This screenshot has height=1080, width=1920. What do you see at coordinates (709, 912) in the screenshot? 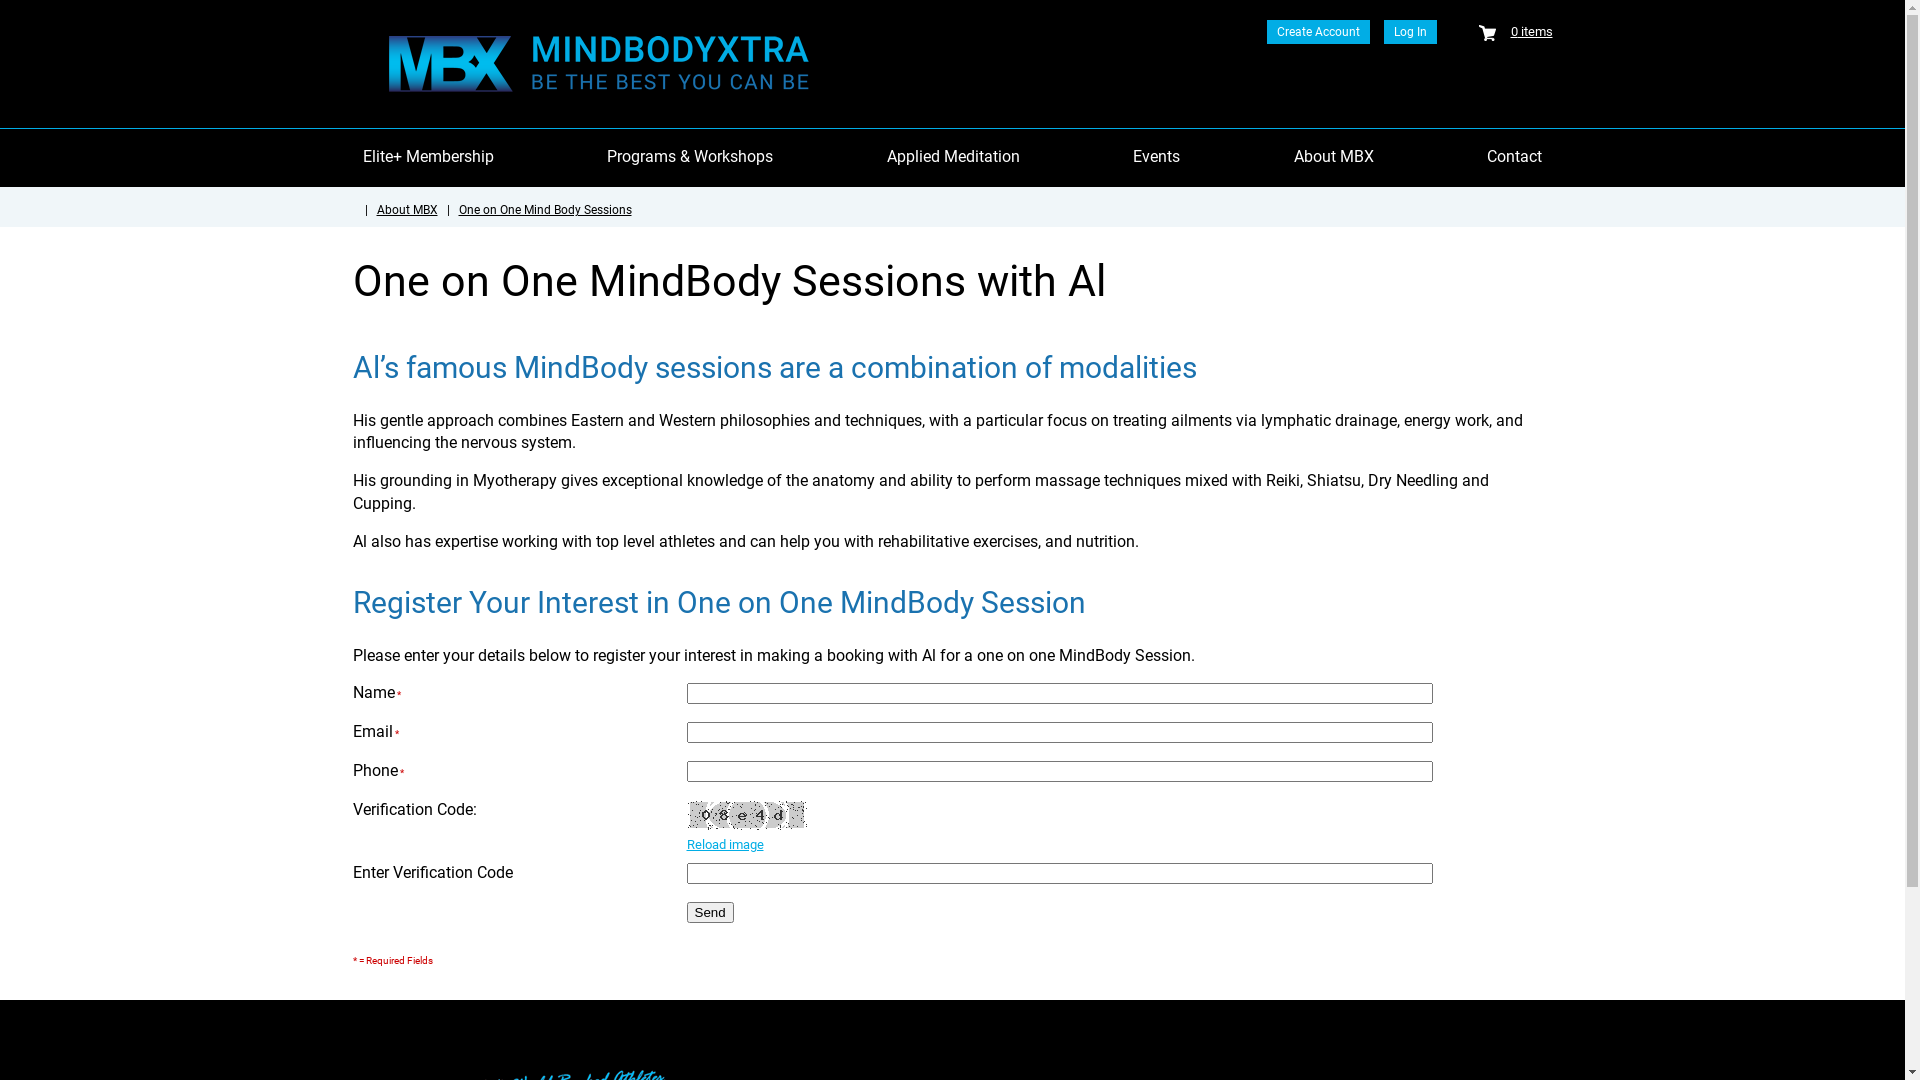
I see `'Send'` at bounding box center [709, 912].